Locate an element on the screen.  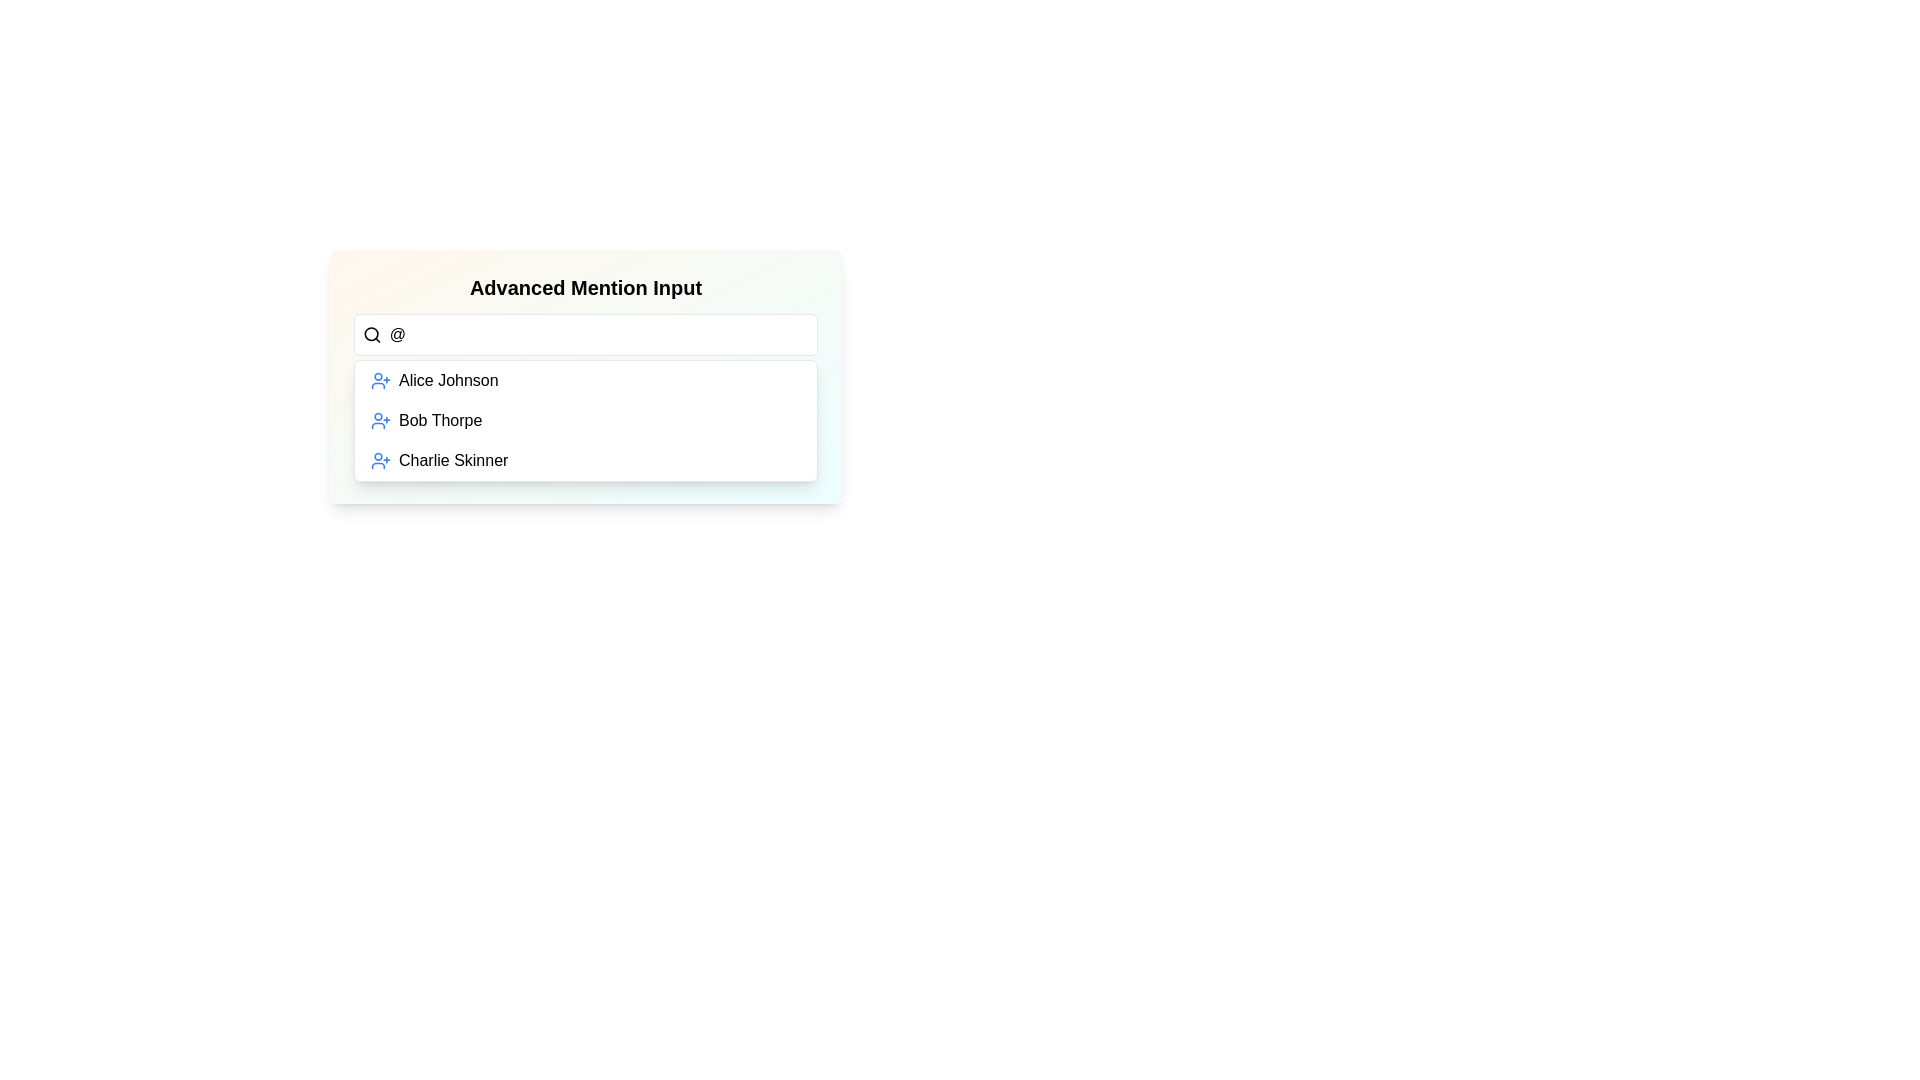
the list item representing user 'Charlie Skinner' is located at coordinates (584, 461).